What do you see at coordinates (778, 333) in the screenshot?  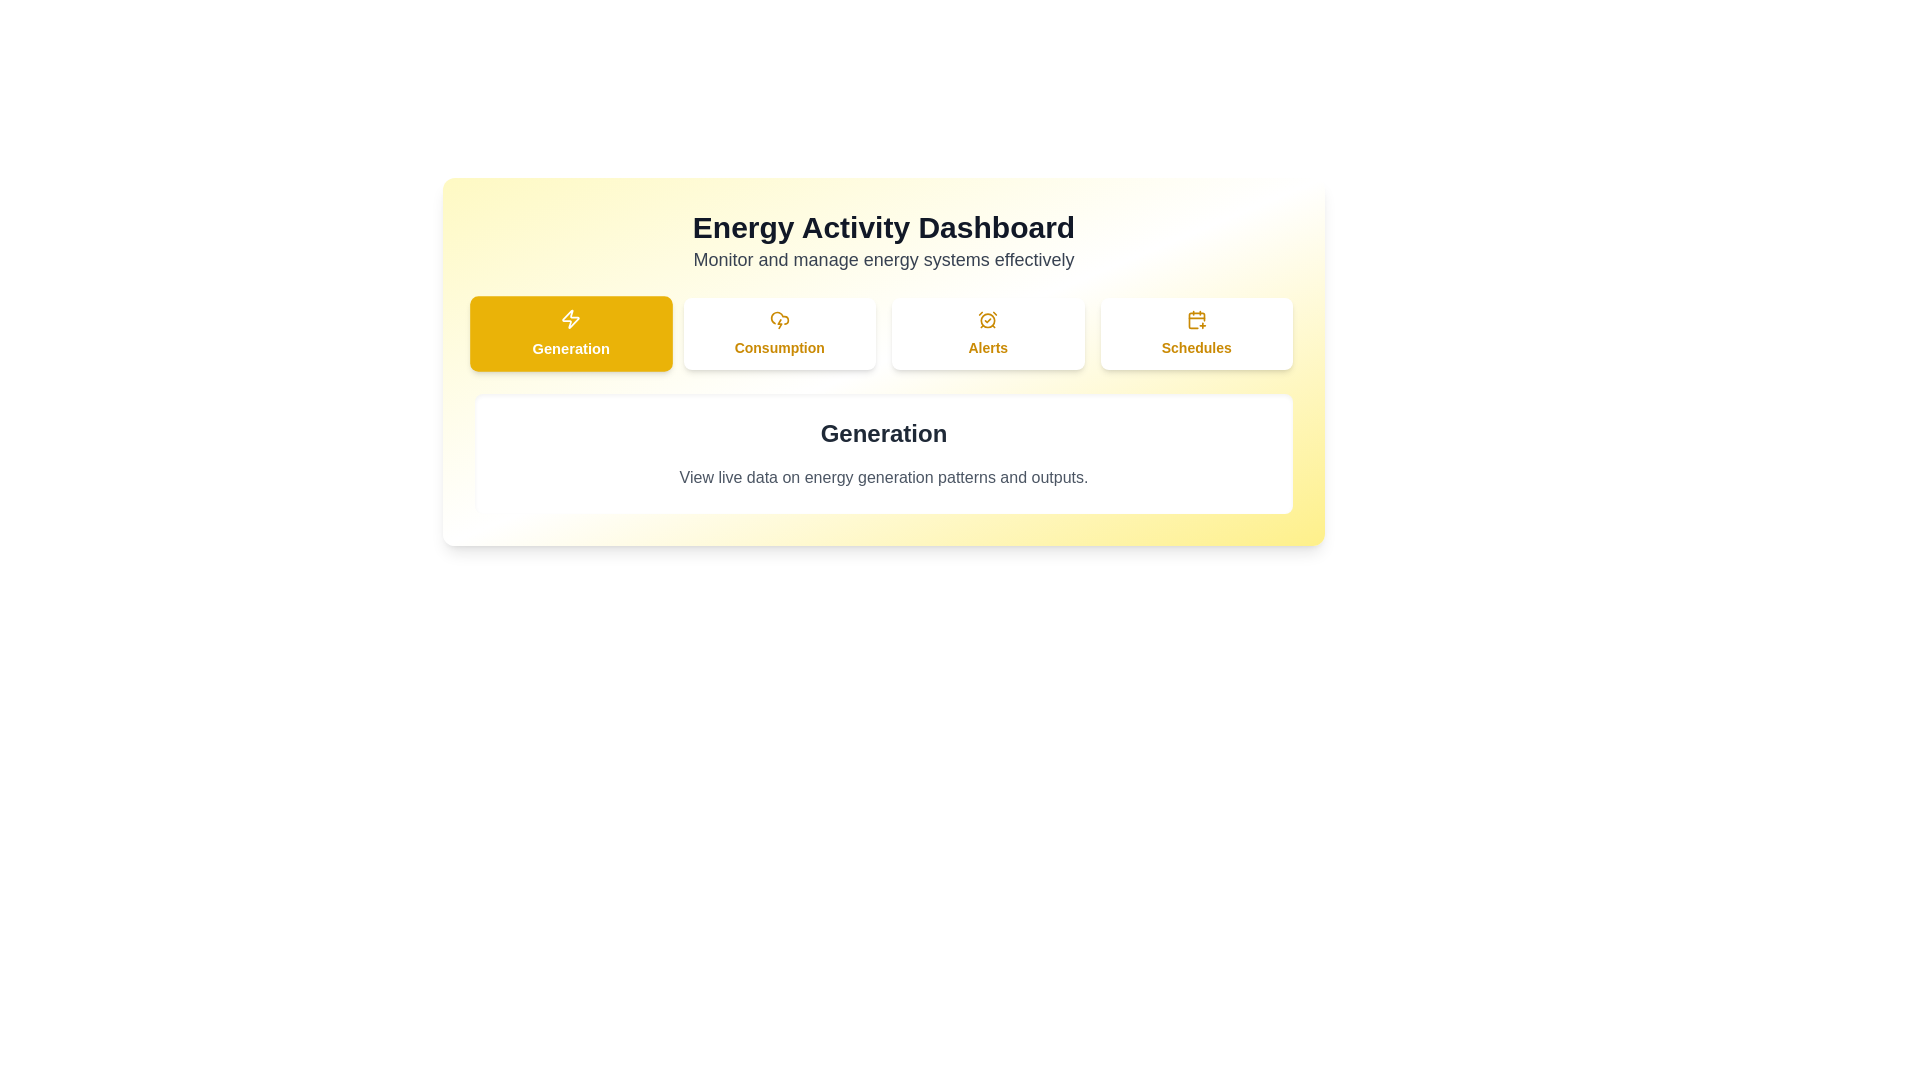 I see `the Consumption tab to view its content` at bounding box center [778, 333].